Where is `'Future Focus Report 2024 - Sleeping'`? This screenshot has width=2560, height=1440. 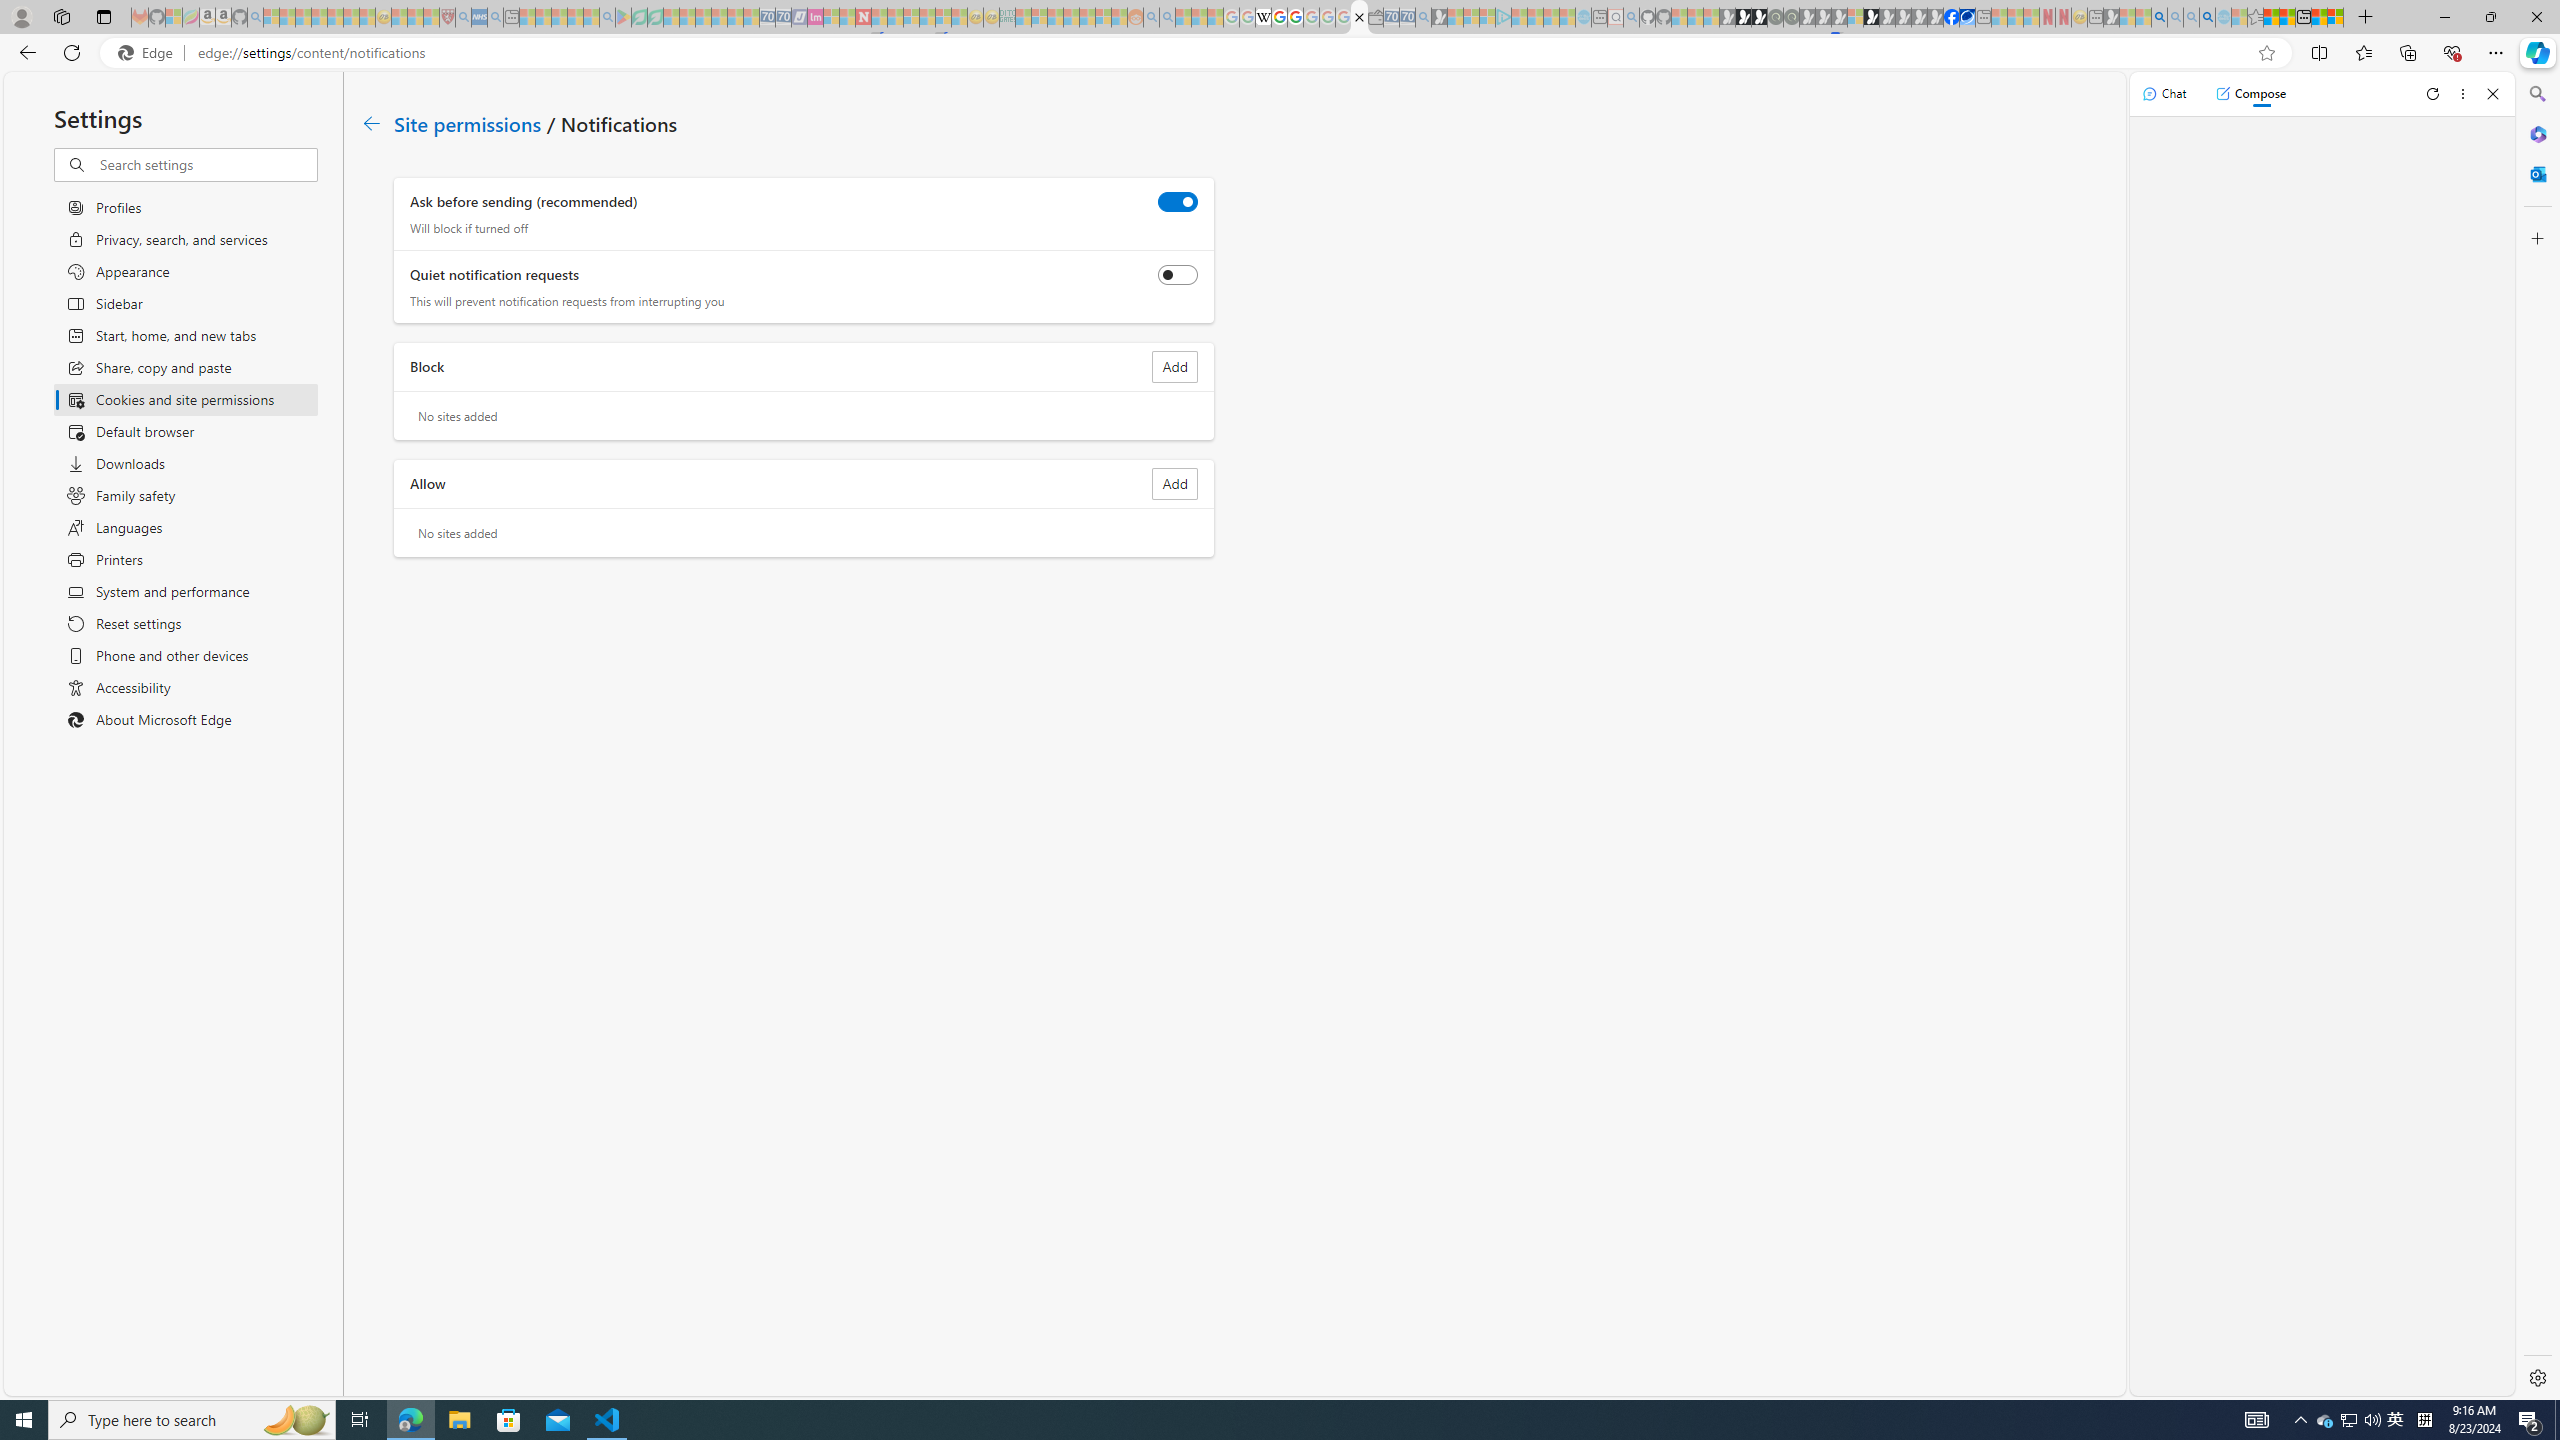
'Future Focus Report 2024 - Sleeping' is located at coordinates (1789, 16).